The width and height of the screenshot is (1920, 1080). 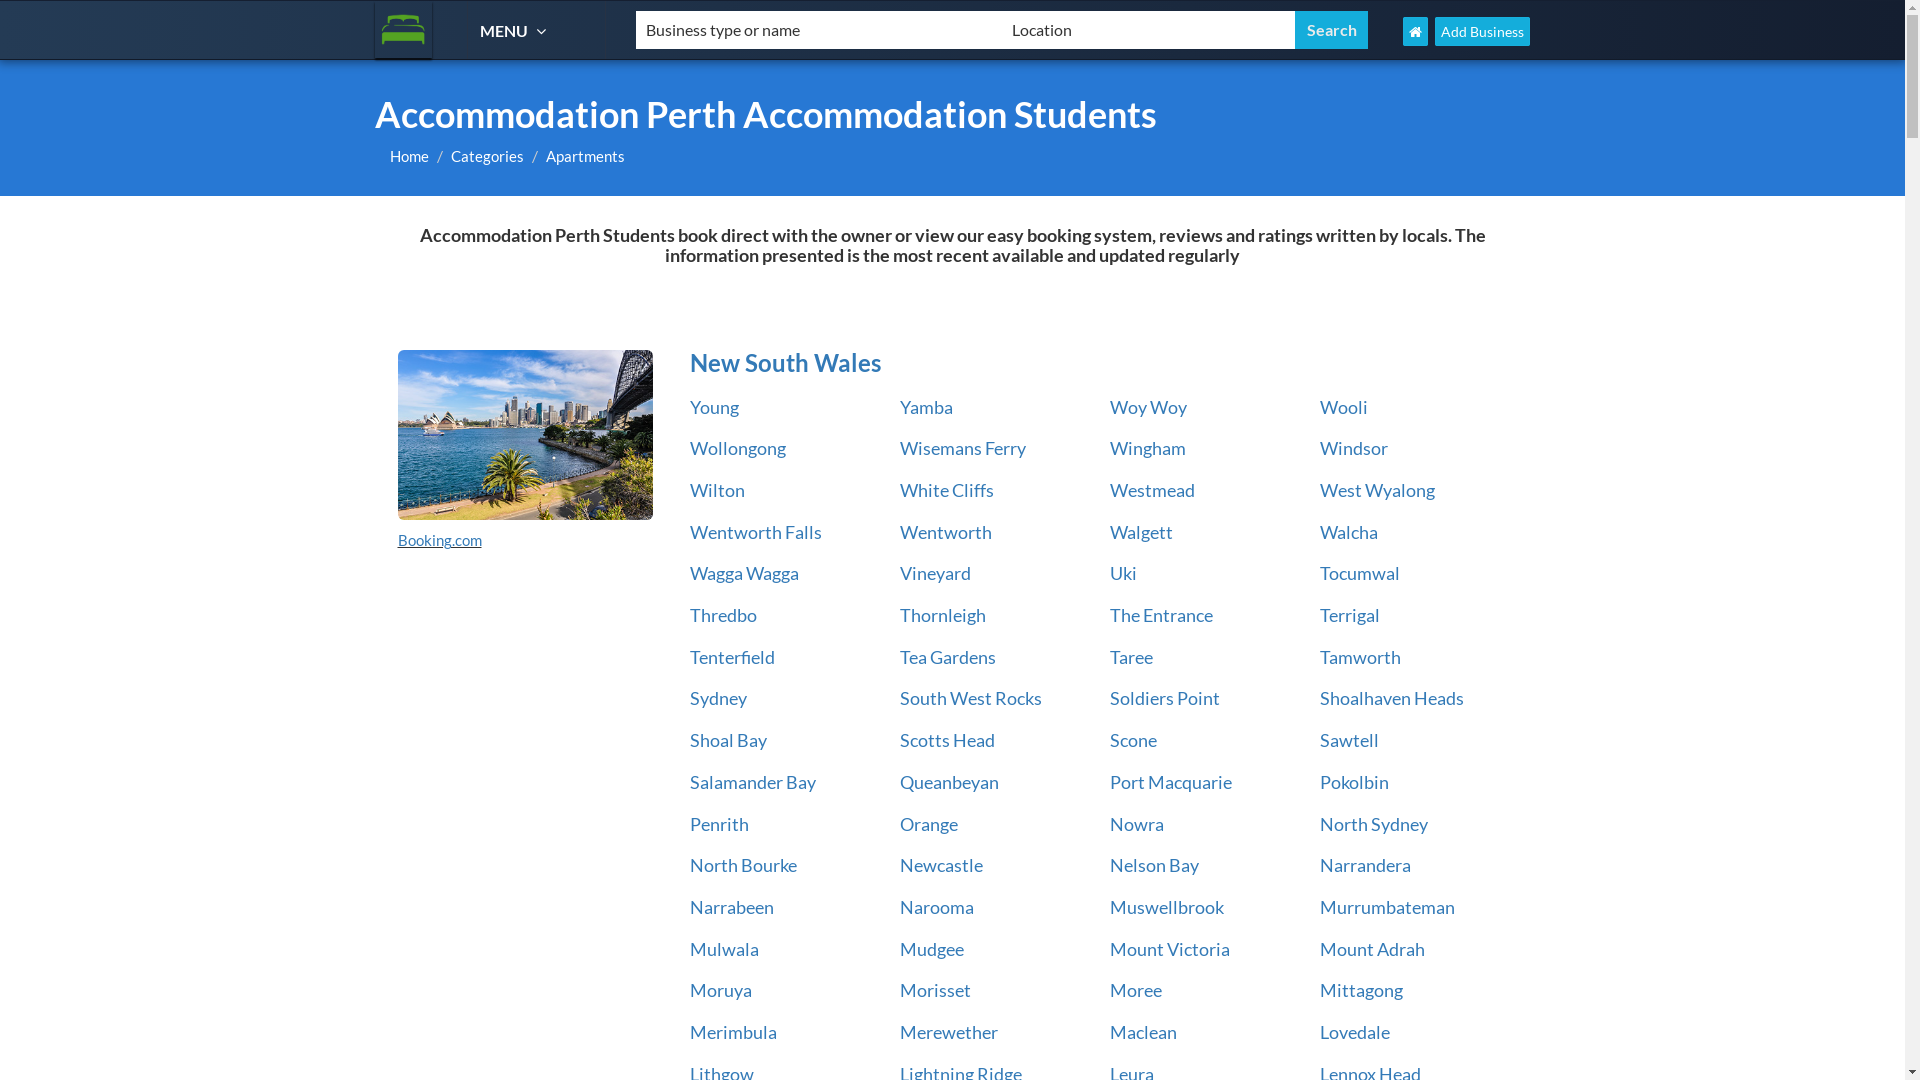 I want to click on 'Search', so click(x=1331, y=30).